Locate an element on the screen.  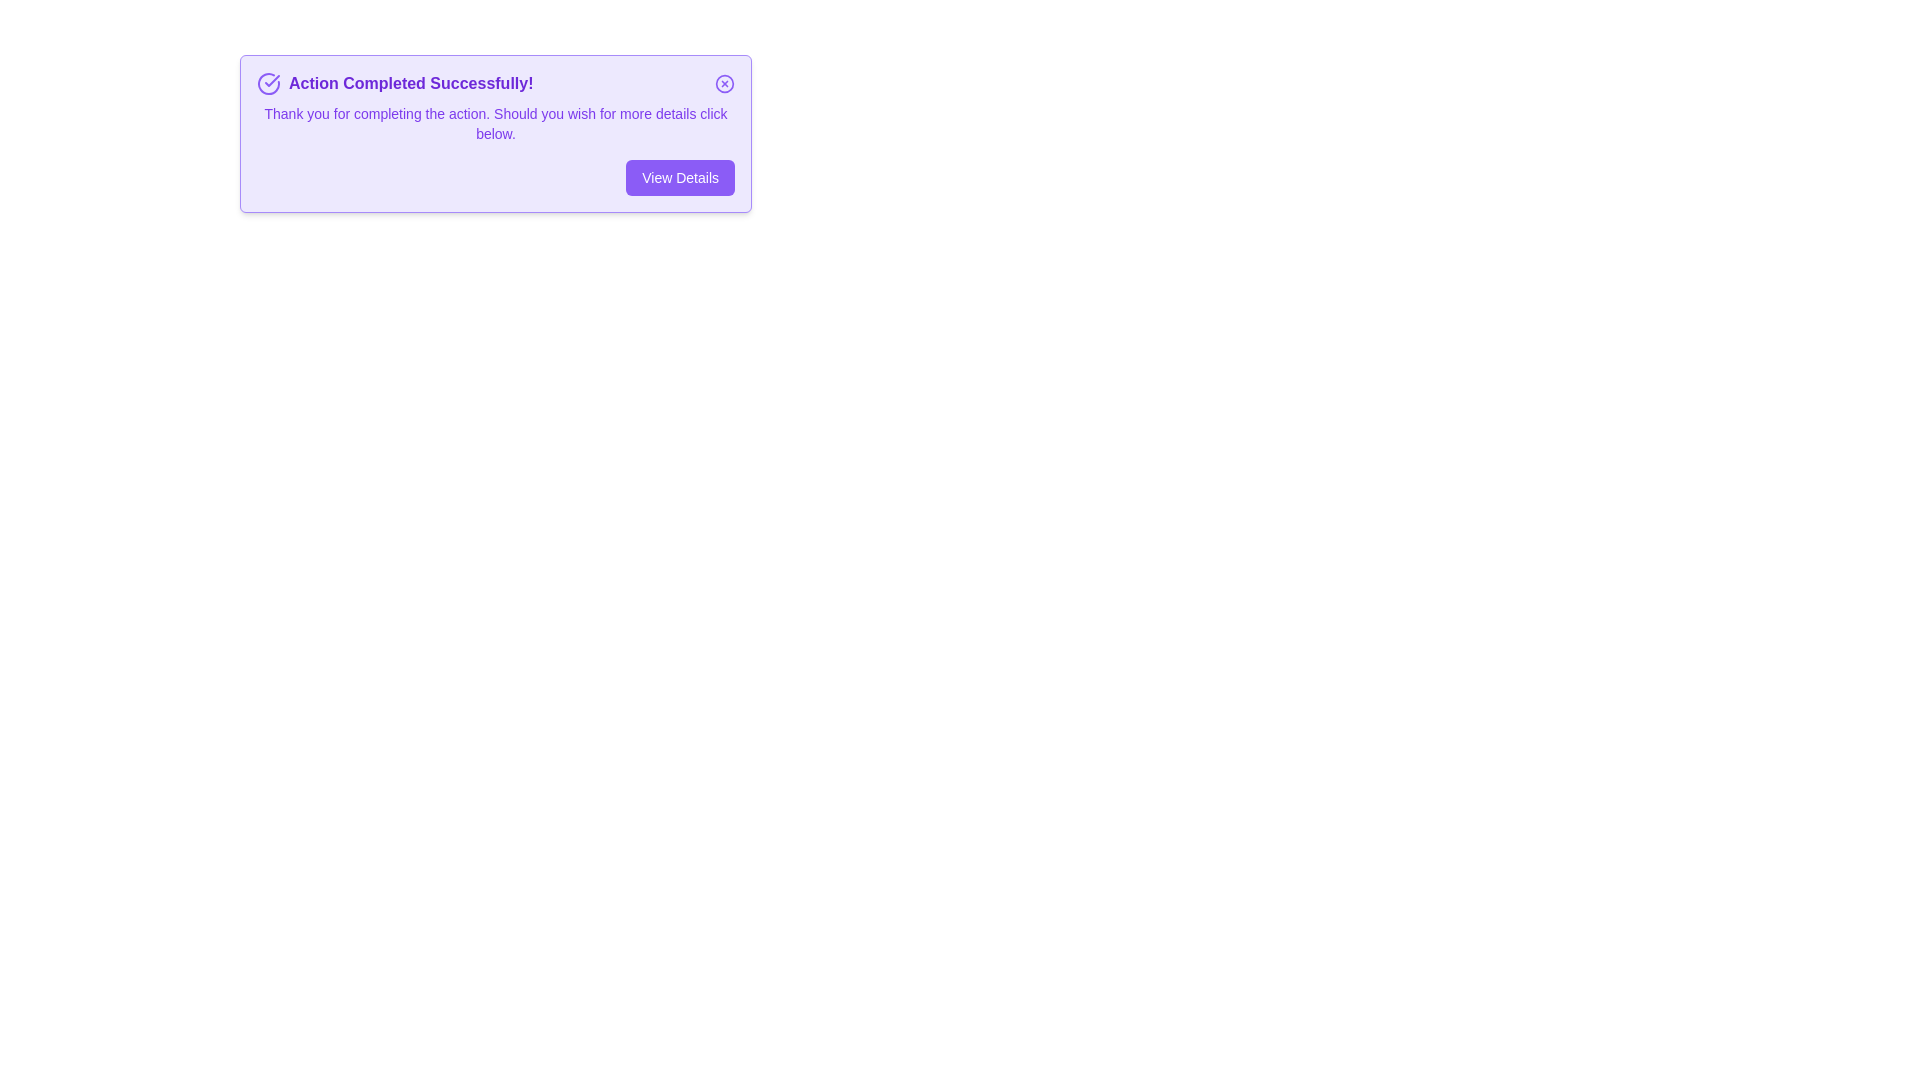
the 'View Details' button to navigate or view additional information is located at coordinates (680, 176).